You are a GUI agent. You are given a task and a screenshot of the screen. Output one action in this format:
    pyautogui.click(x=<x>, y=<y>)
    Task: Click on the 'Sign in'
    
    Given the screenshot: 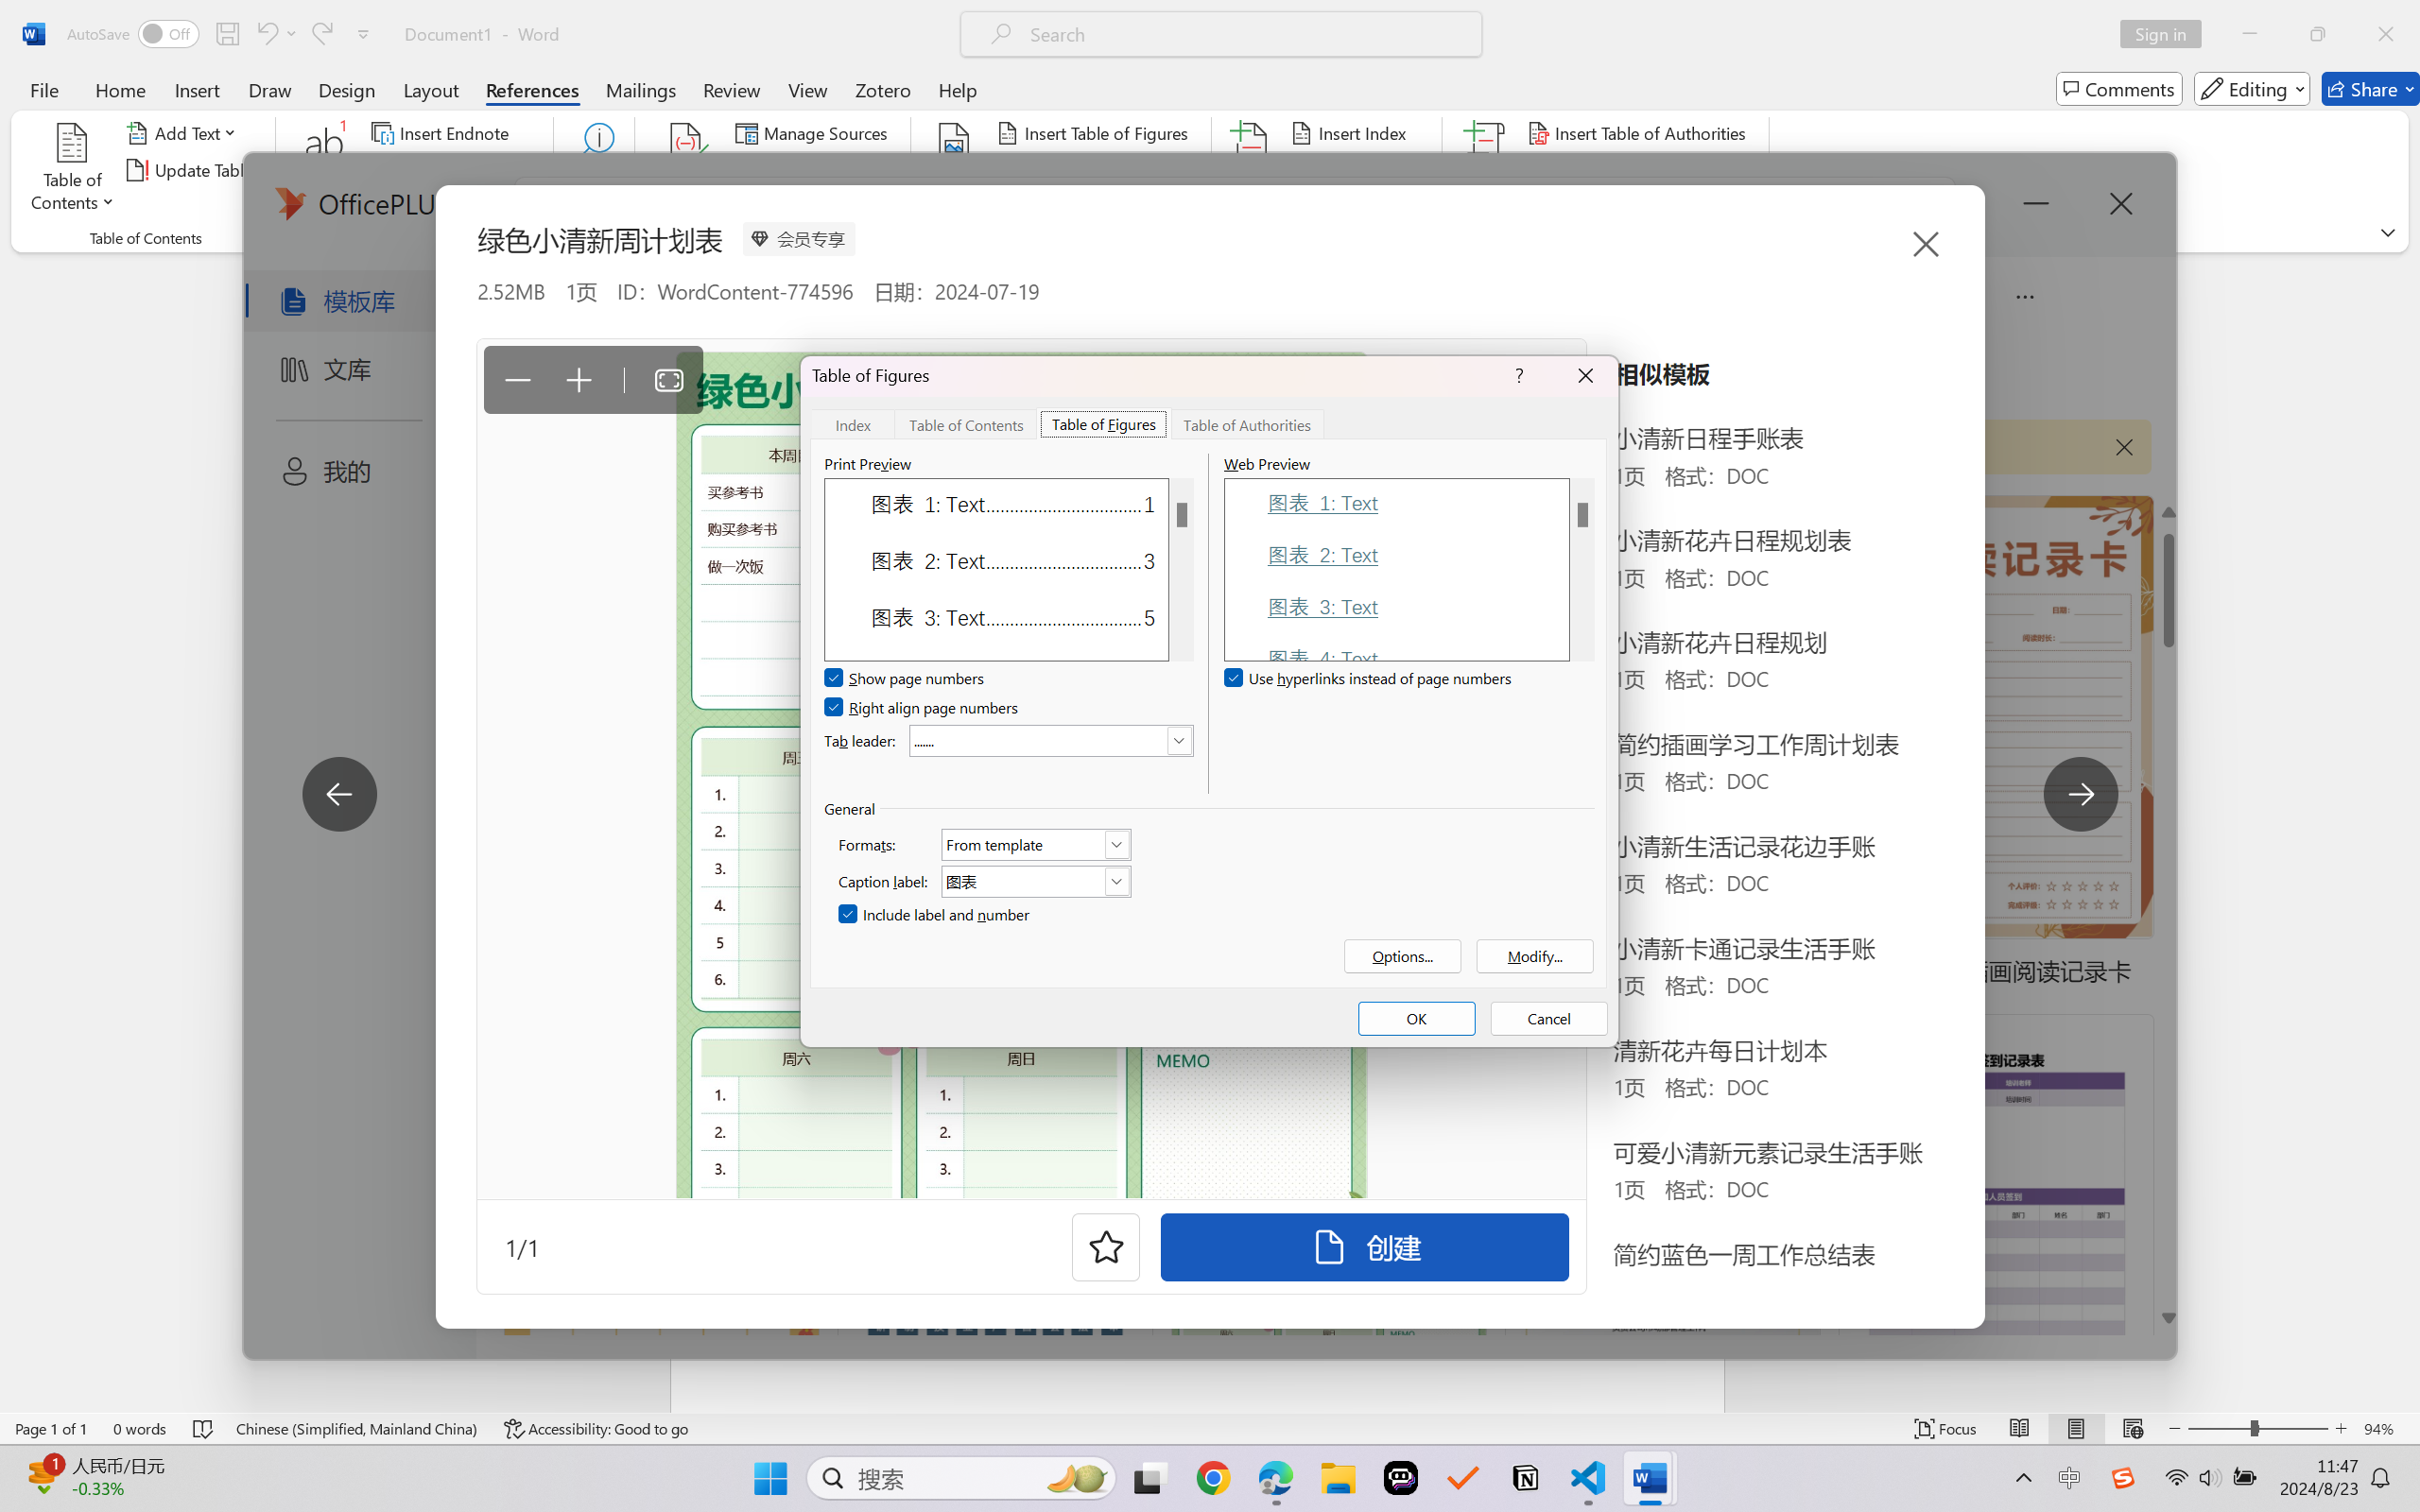 What is the action you would take?
    pyautogui.click(x=2168, y=33)
    